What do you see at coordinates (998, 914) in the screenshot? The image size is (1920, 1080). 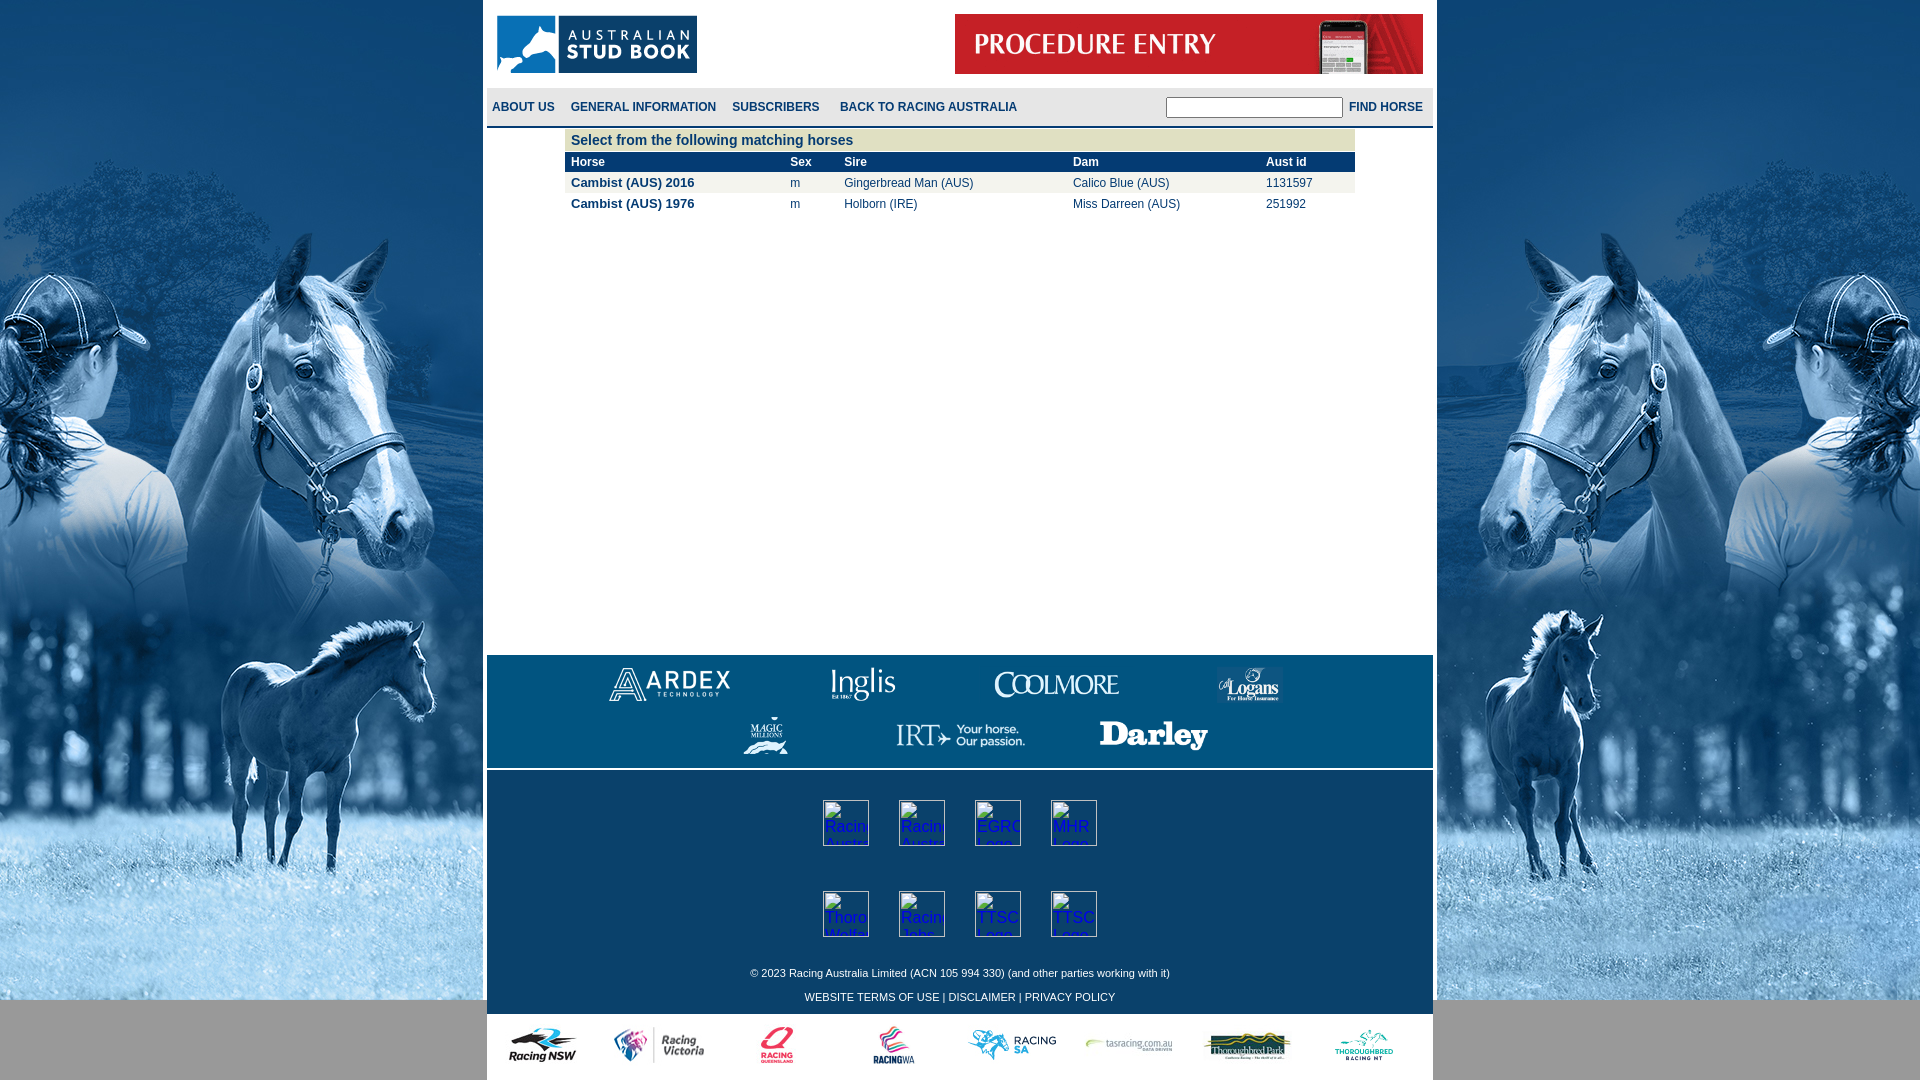 I see `'TTSC'` at bounding box center [998, 914].